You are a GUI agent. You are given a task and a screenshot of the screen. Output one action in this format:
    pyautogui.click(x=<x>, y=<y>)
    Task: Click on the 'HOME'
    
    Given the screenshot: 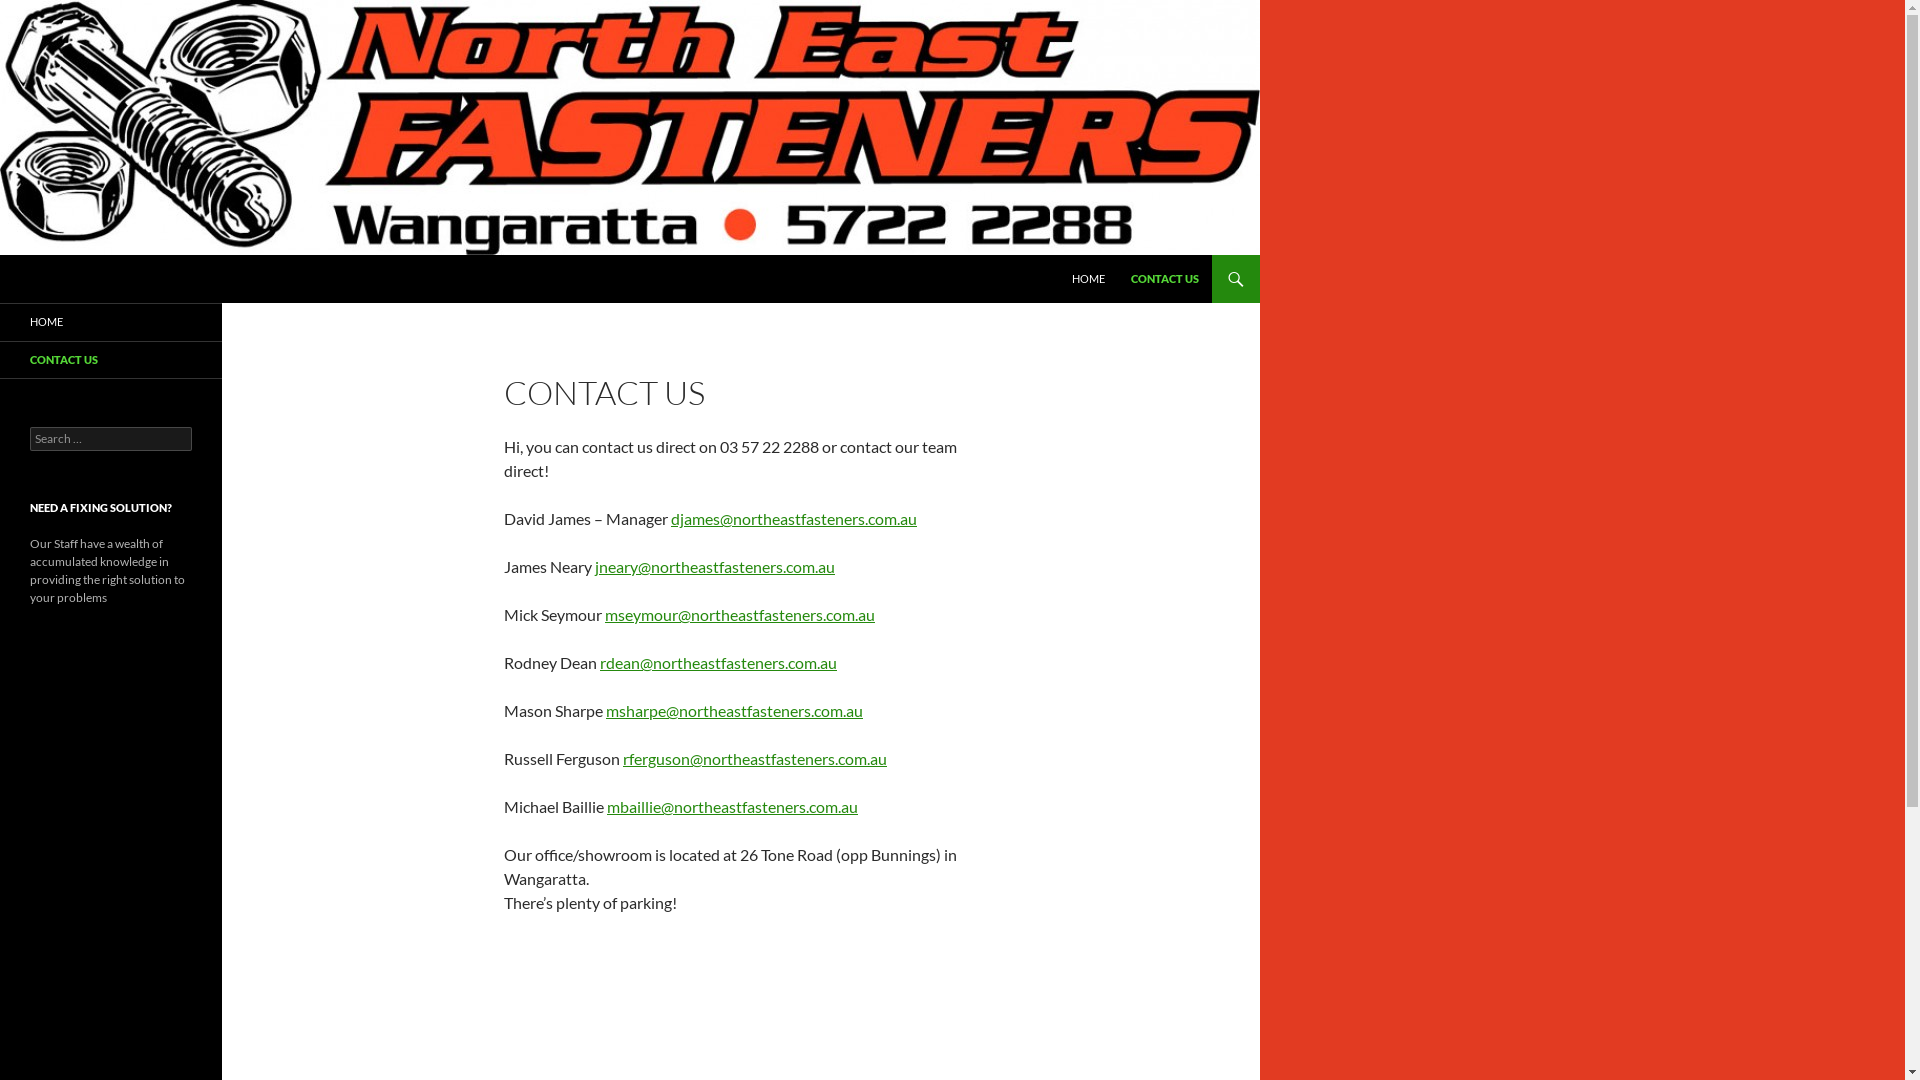 What is the action you would take?
    pyautogui.click(x=1087, y=278)
    